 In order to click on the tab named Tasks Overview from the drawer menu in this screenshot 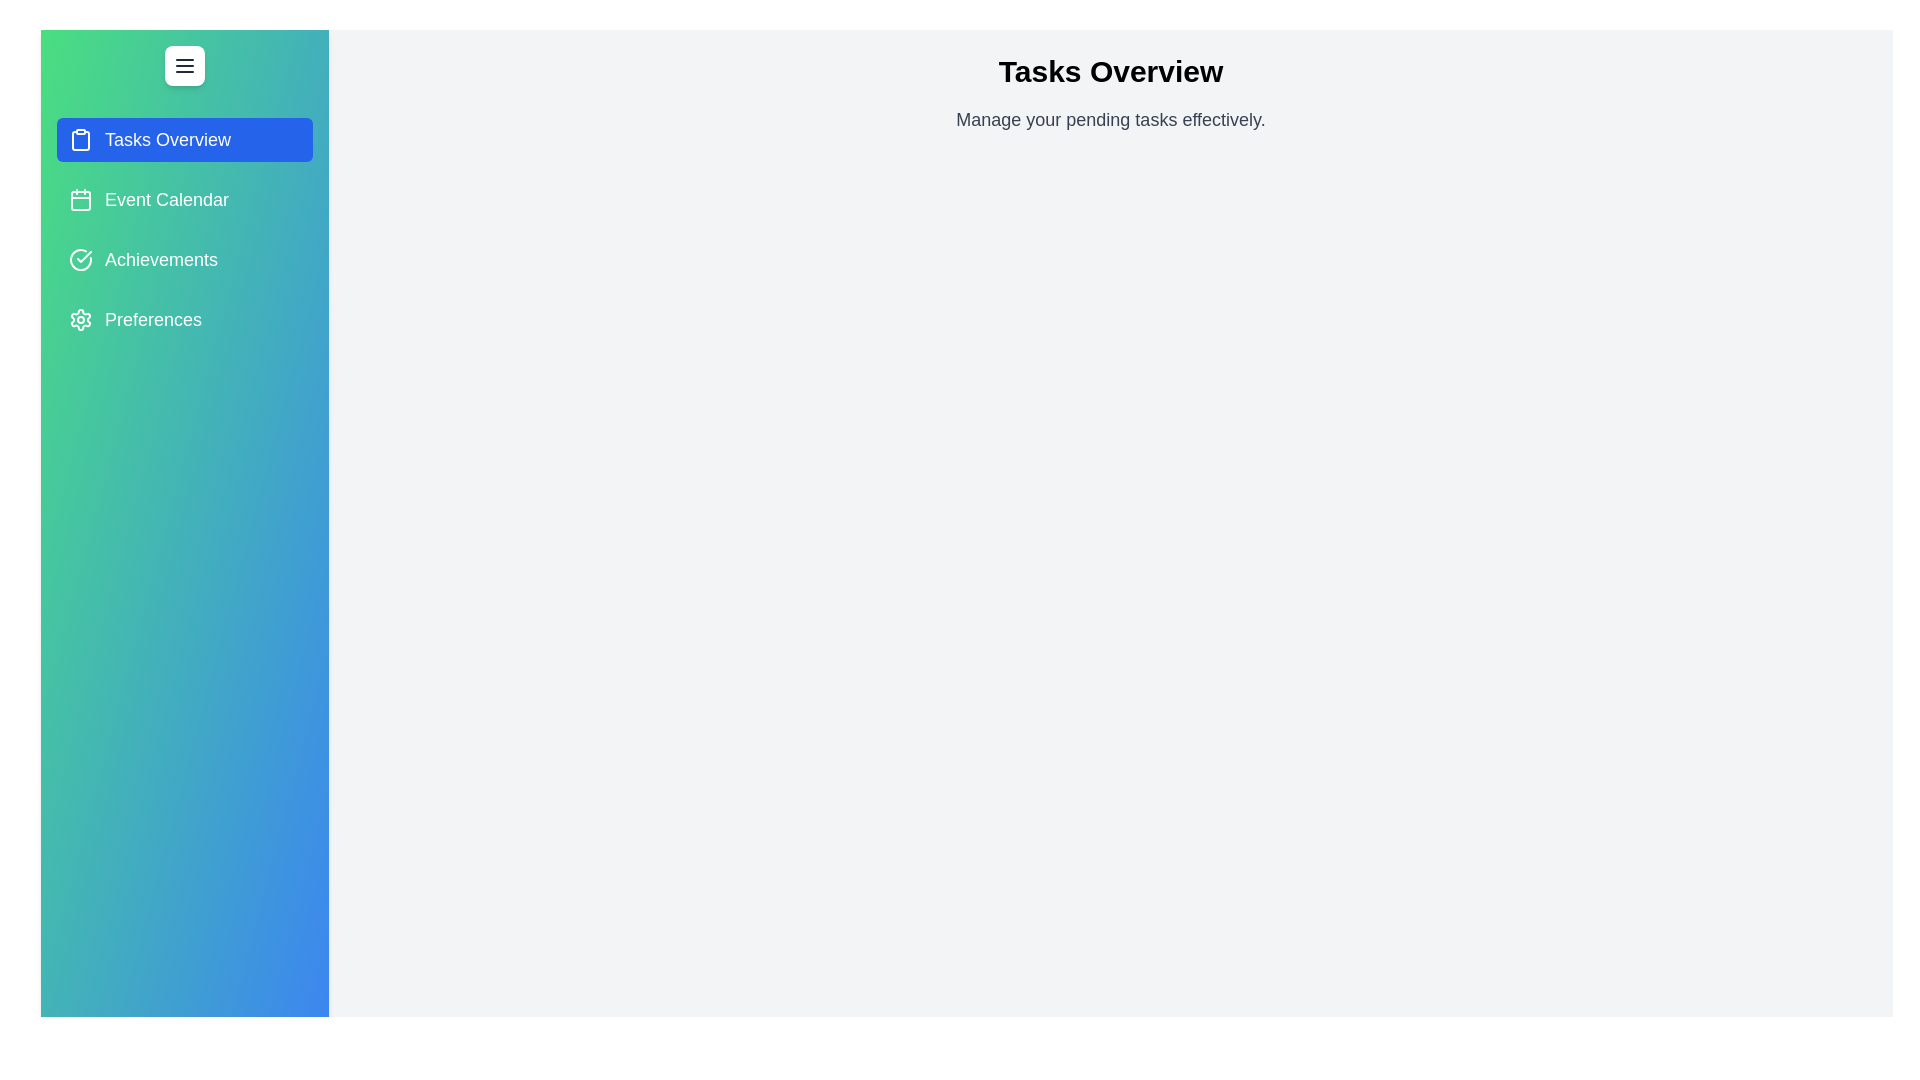, I will do `click(185, 138)`.